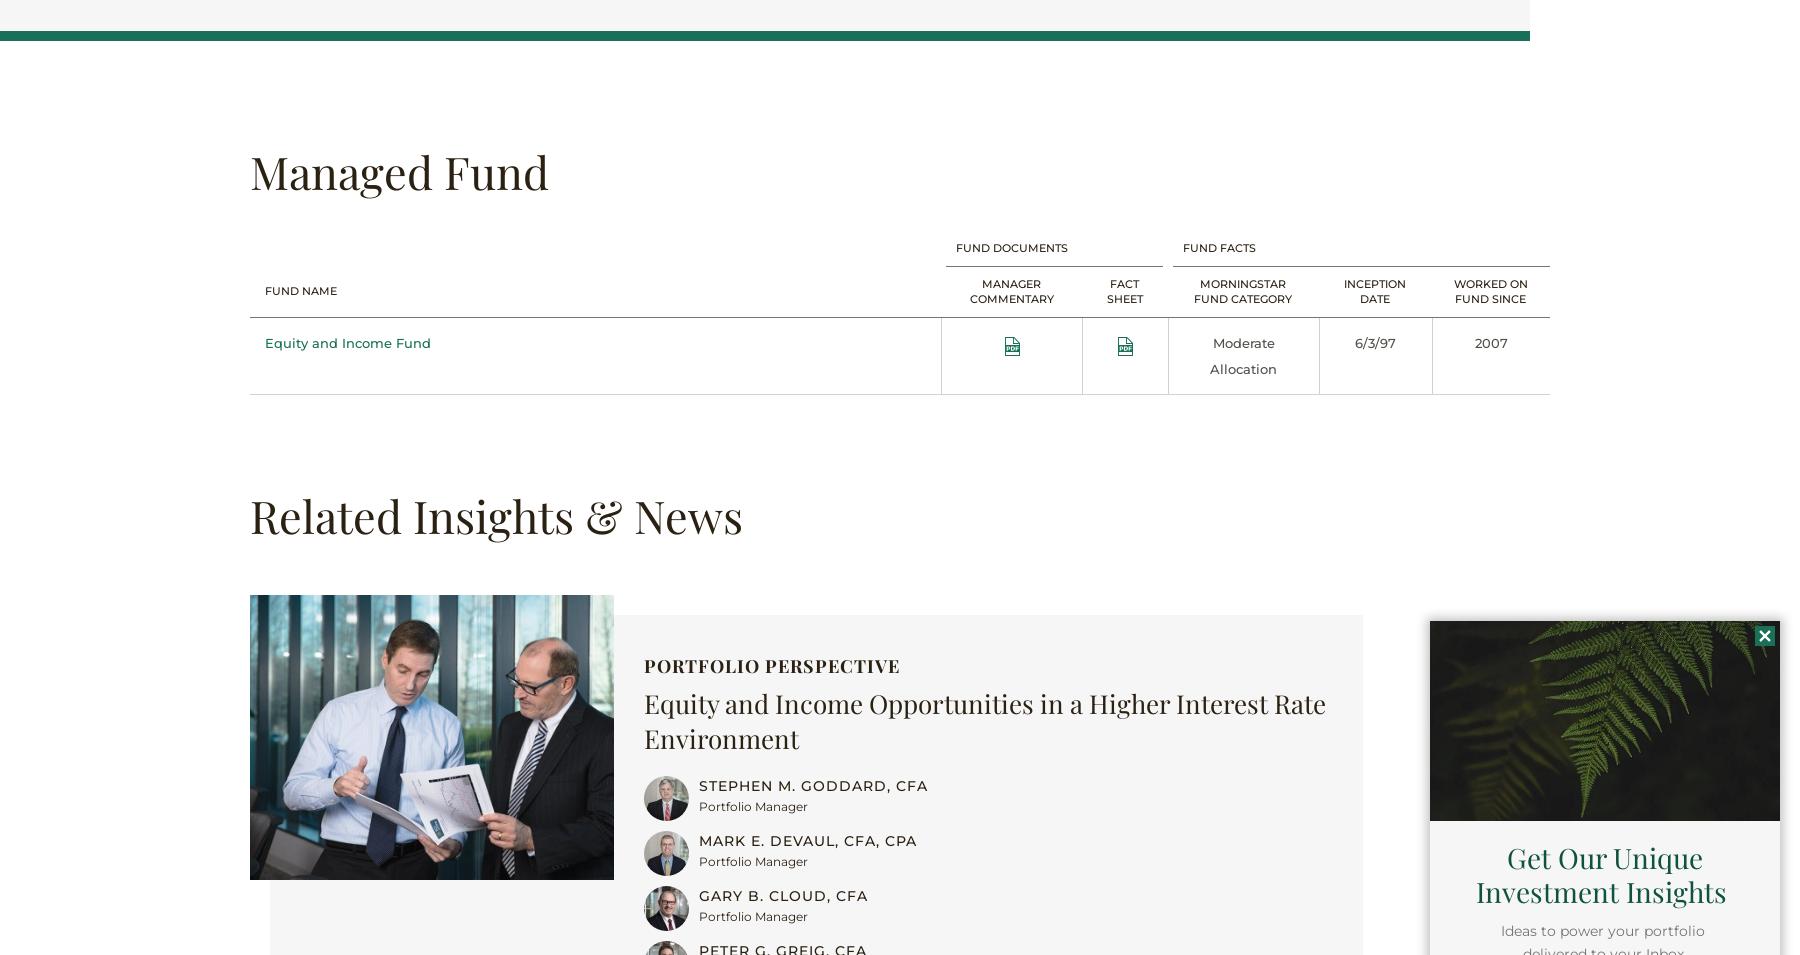  What do you see at coordinates (1010, 246) in the screenshot?
I see `'Fund Documents'` at bounding box center [1010, 246].